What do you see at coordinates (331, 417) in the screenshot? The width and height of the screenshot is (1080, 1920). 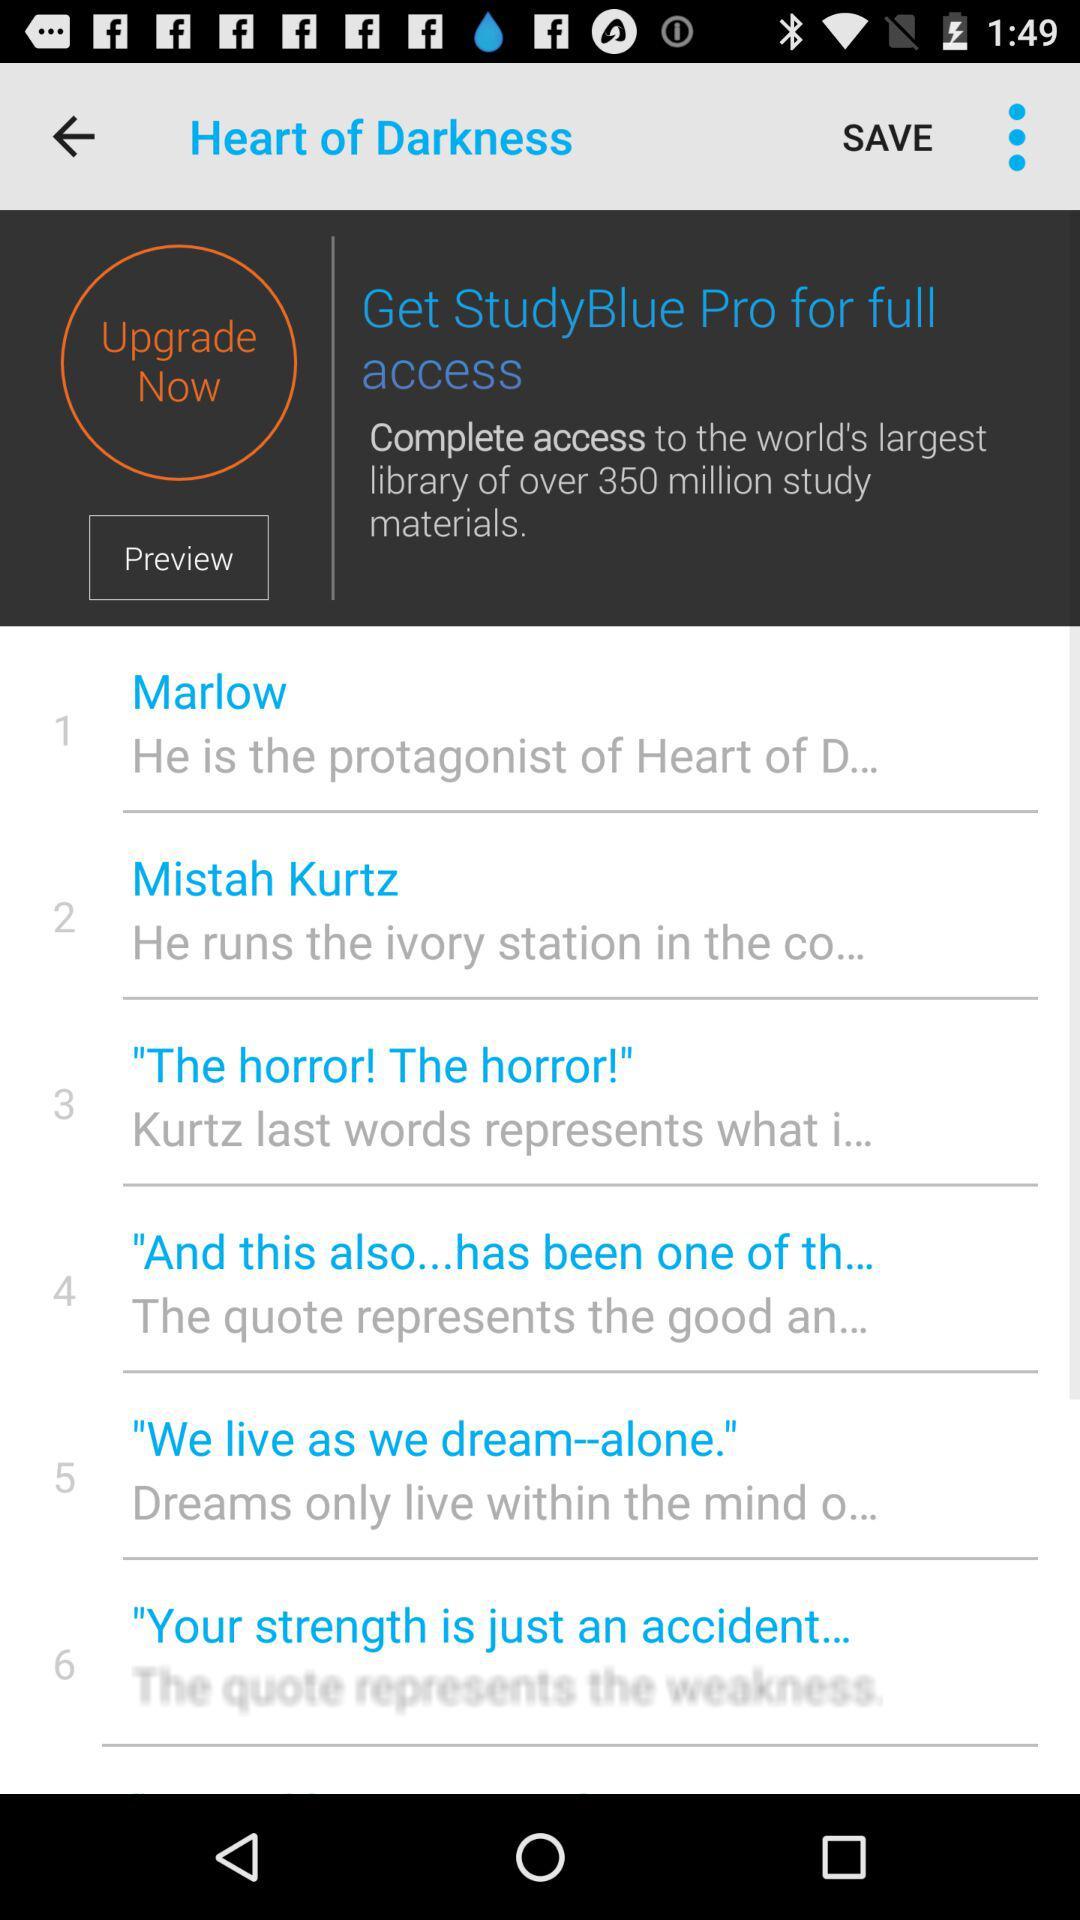 I see `the icon to the right of upgrade now` at bounding box center [331, 417].